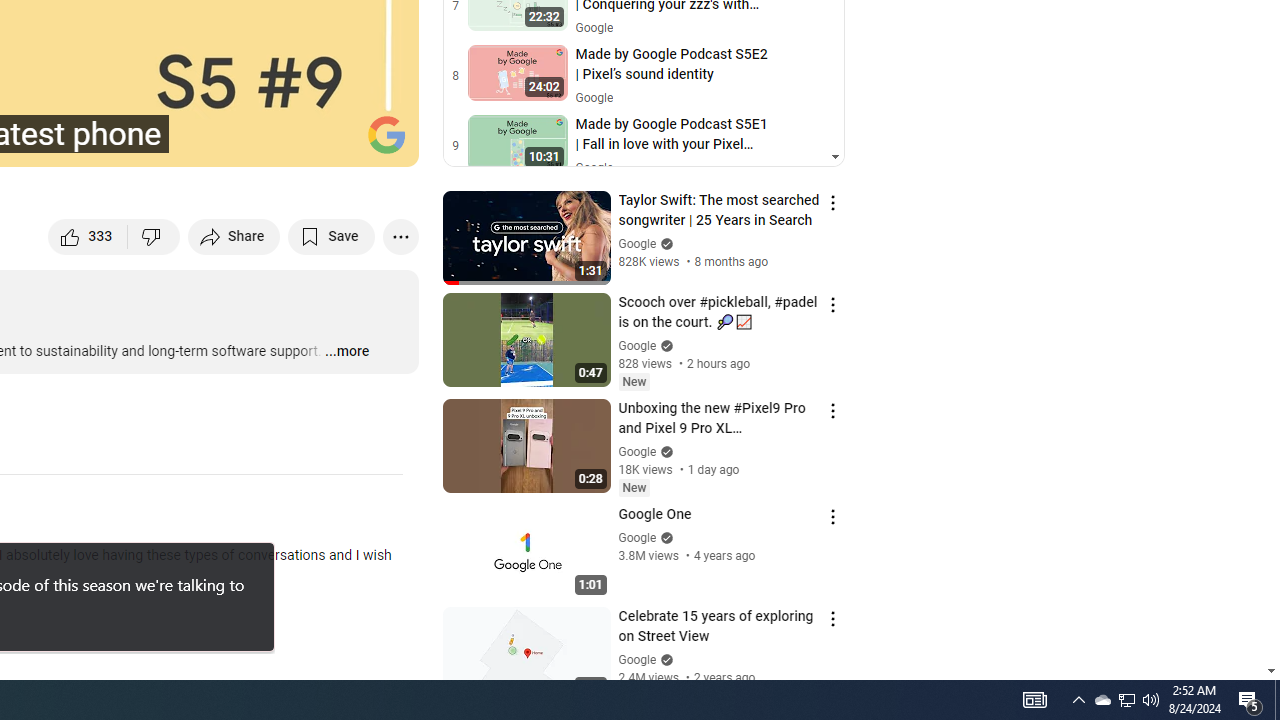 This screenshot has width=1280, height=720. I want to click on 'Share', so click(234, 235).